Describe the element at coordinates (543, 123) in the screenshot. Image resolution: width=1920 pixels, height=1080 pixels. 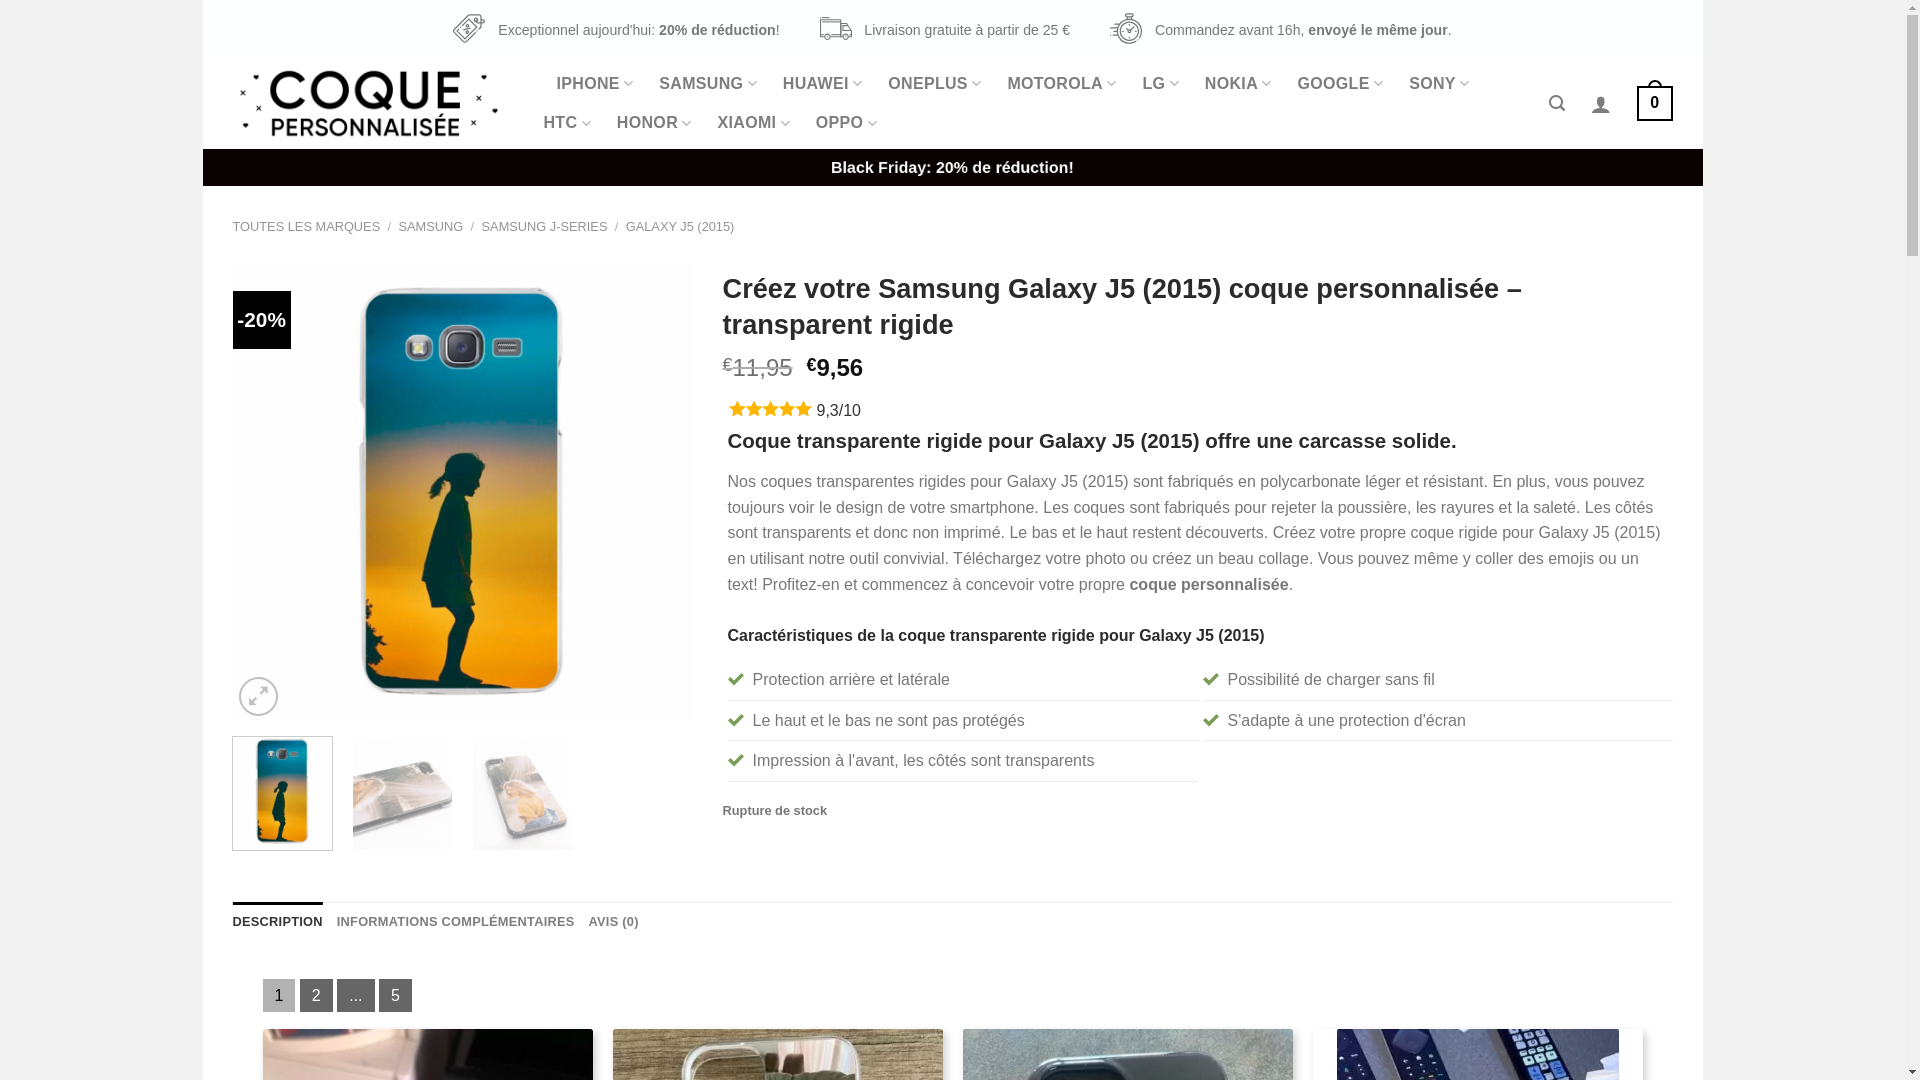
I see `'HTC'` at that location.